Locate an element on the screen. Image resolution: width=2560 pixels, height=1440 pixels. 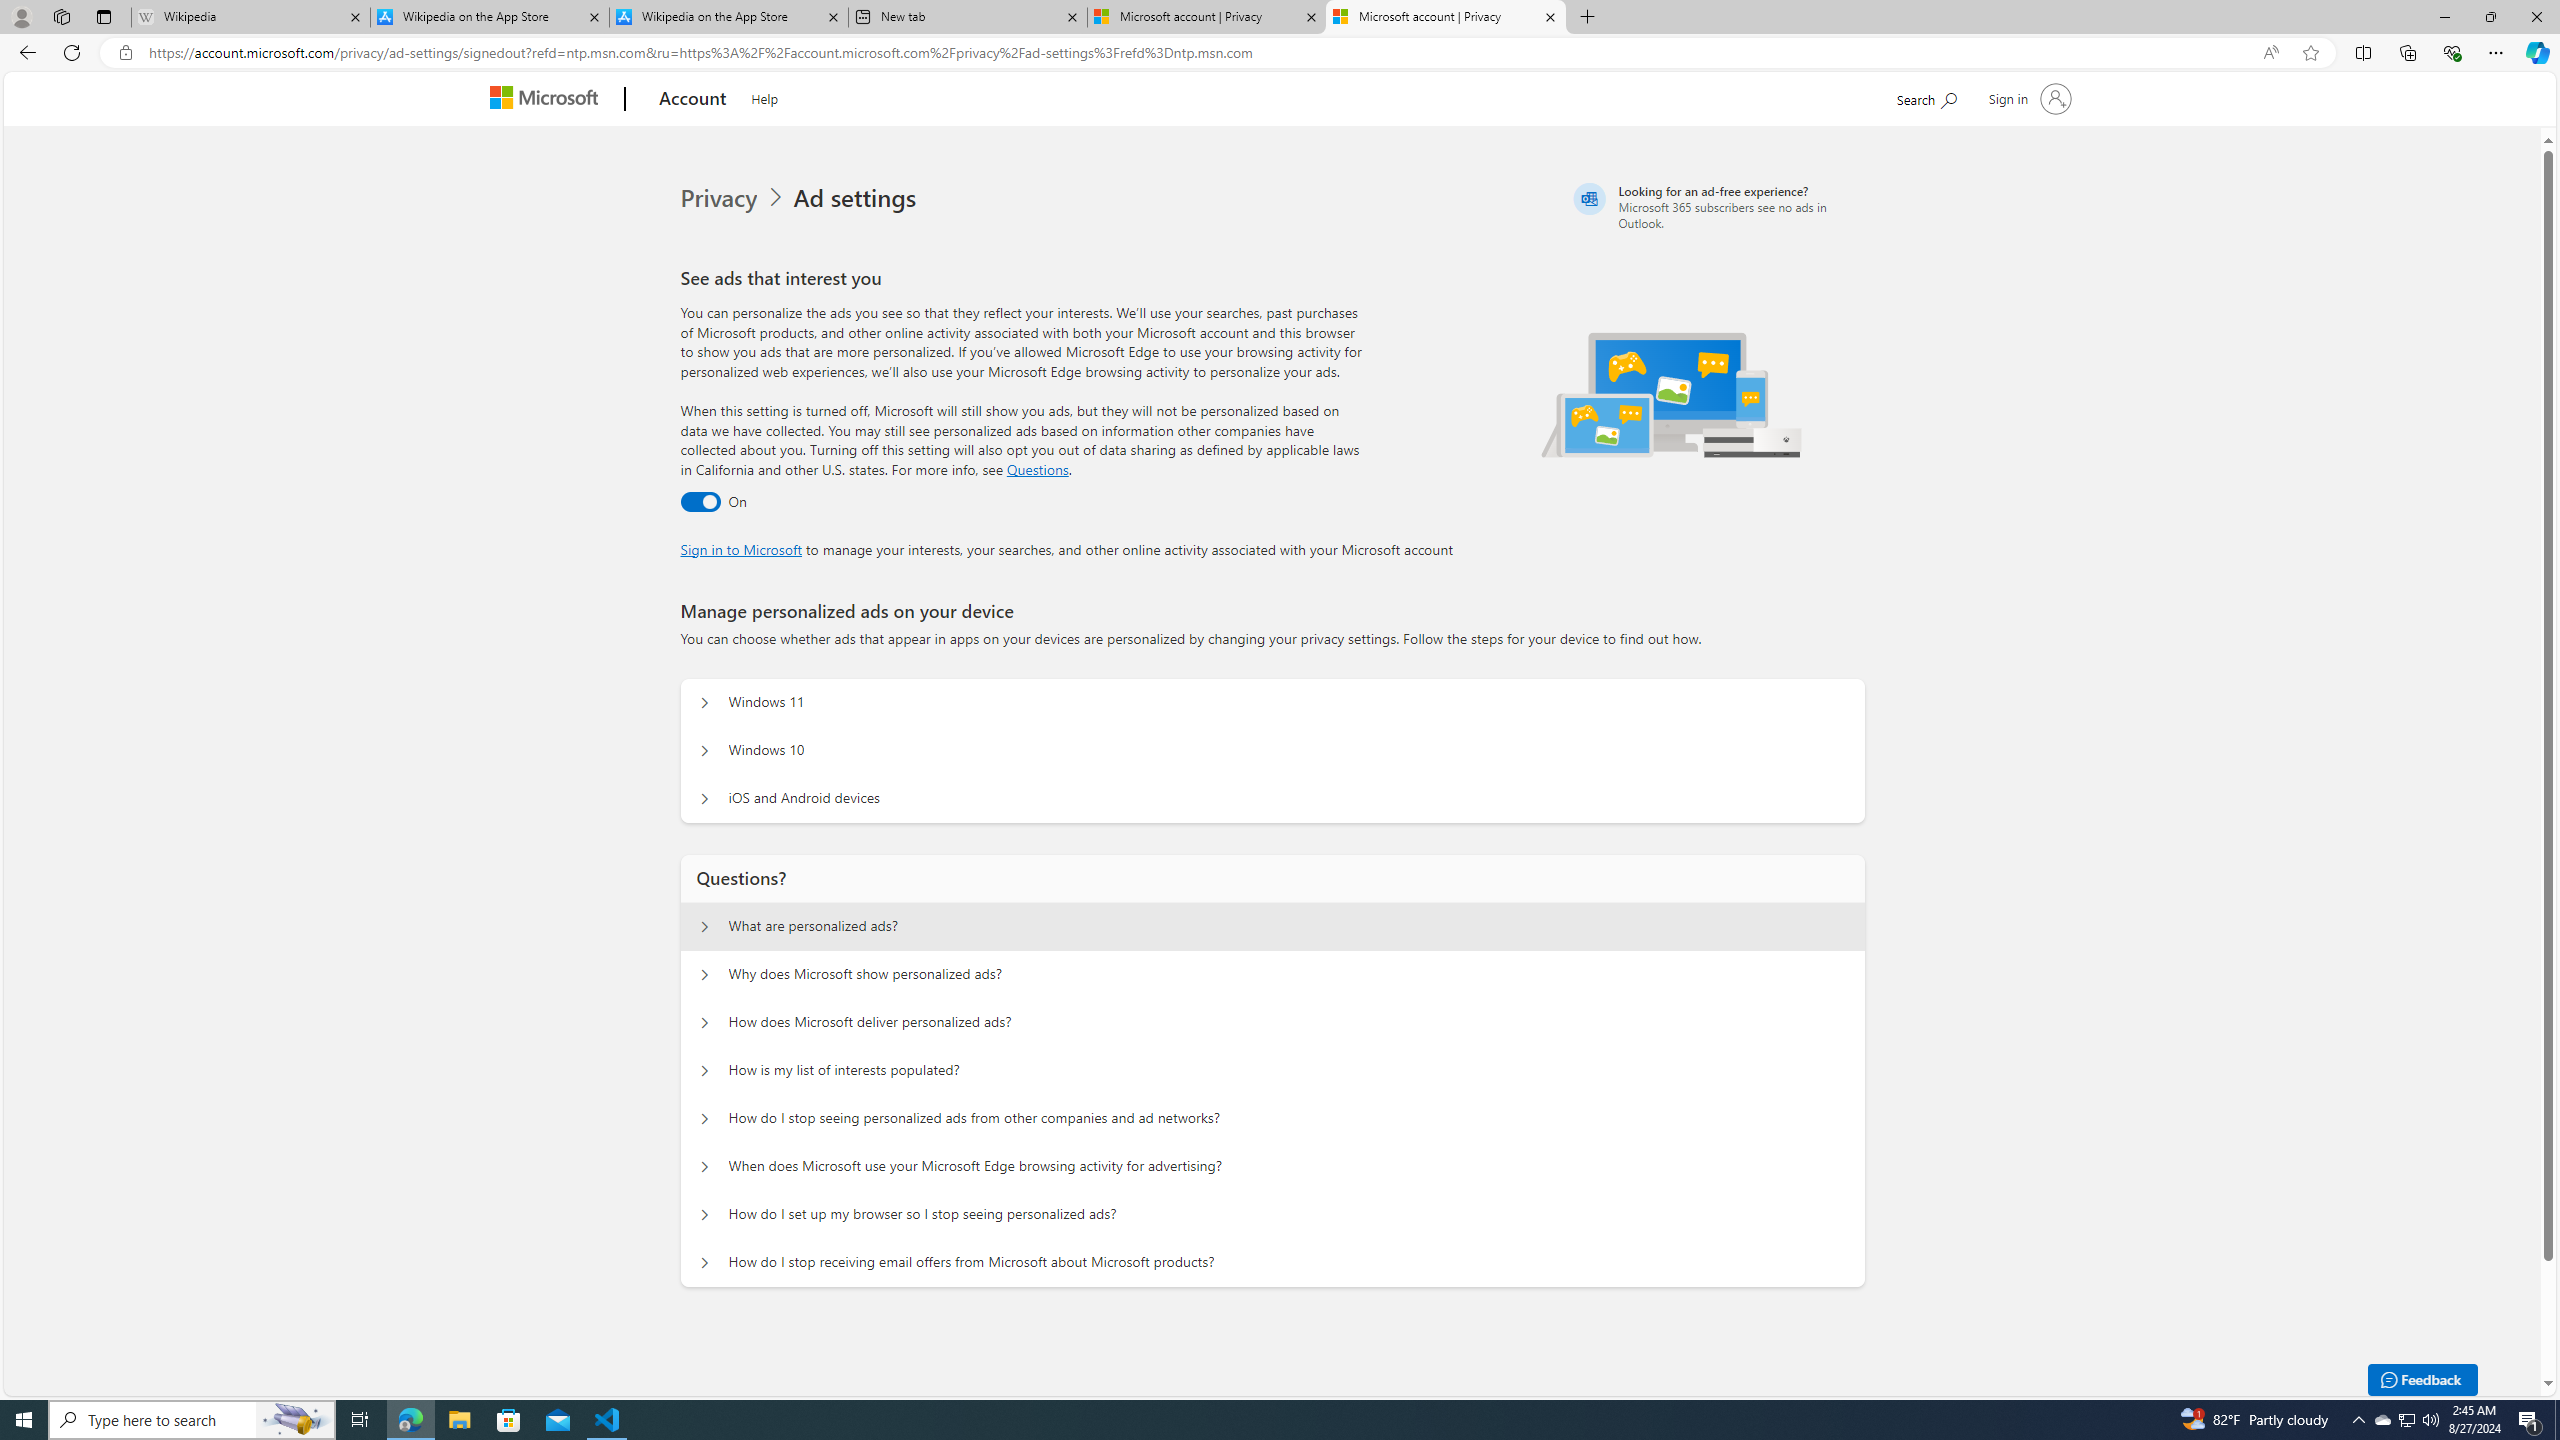
'Manage personalized ads on your device Windows 10' is located at coordinates (705, 750).